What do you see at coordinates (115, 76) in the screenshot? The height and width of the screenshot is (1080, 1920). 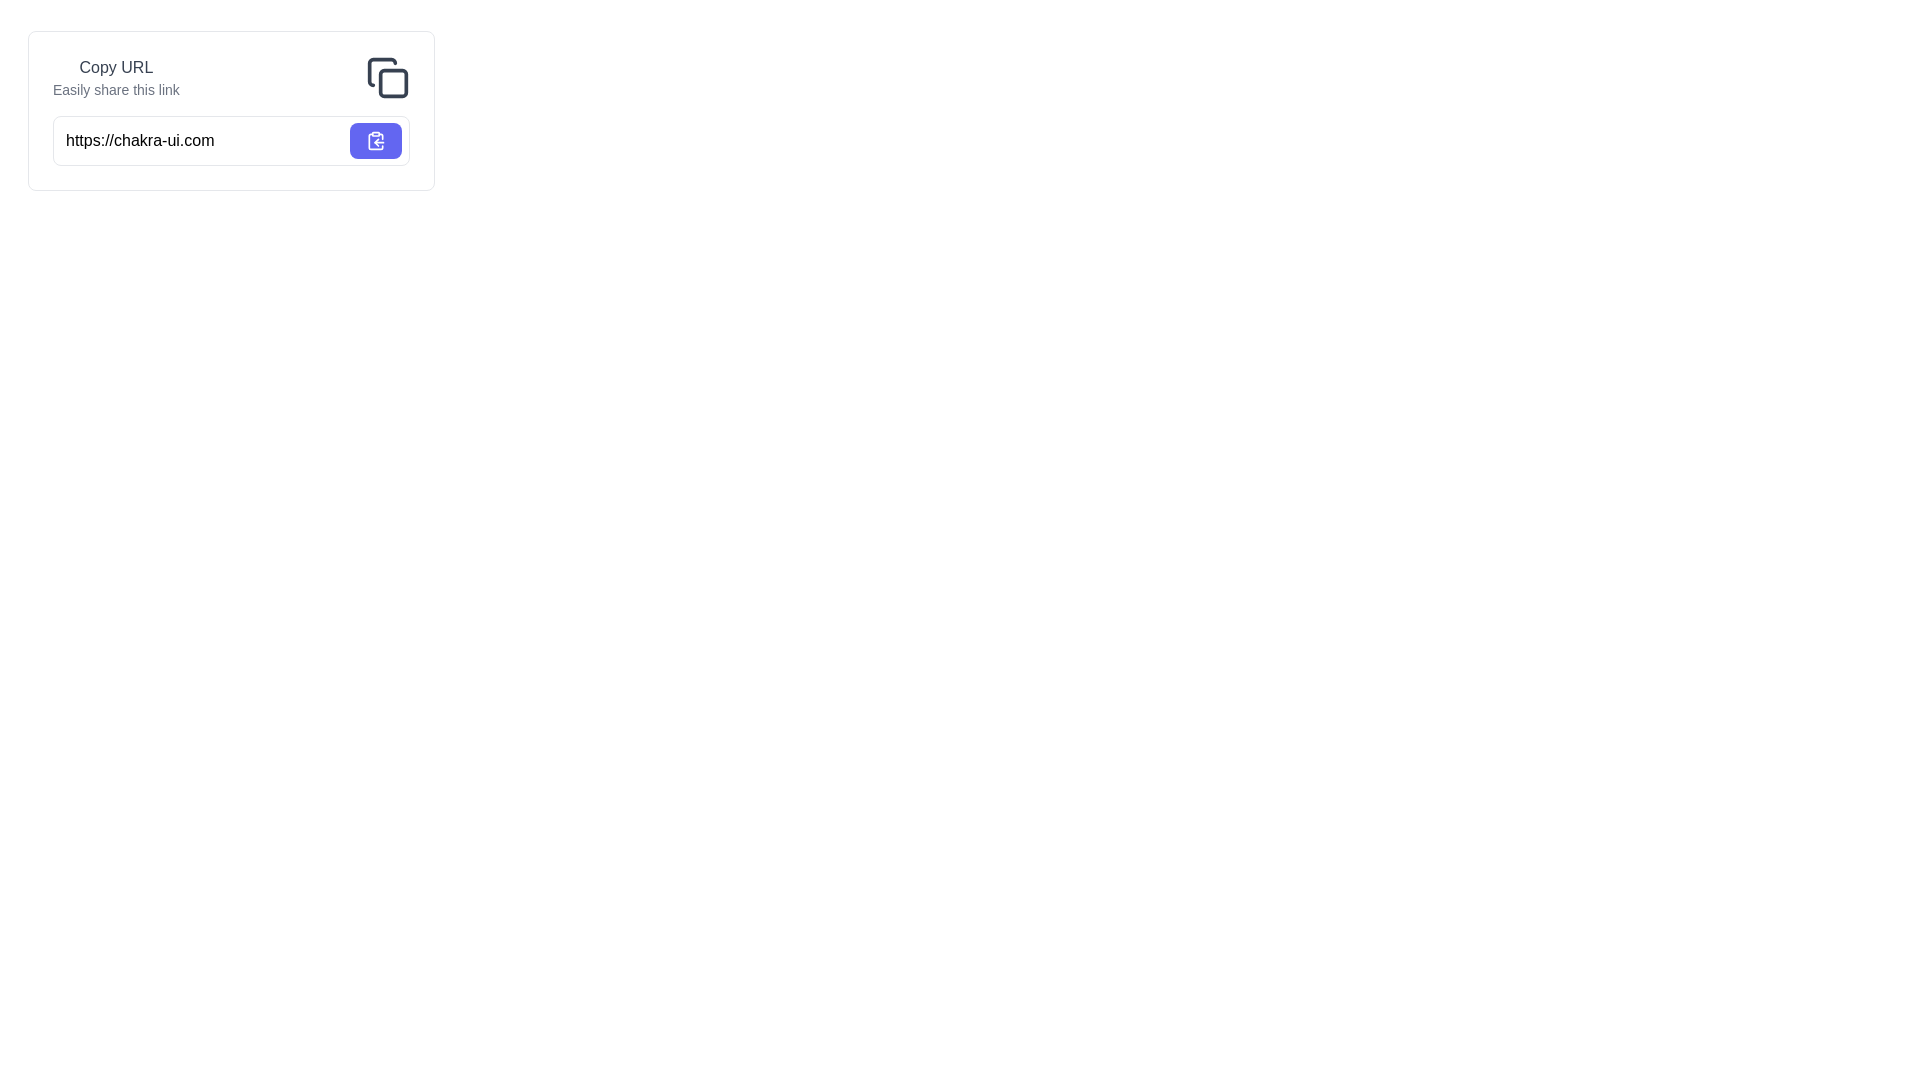 I see `the 'Copy URL' text label, which consists of 'Copy URL' and 'Easily share this link'` at bounding box center [115, 76].